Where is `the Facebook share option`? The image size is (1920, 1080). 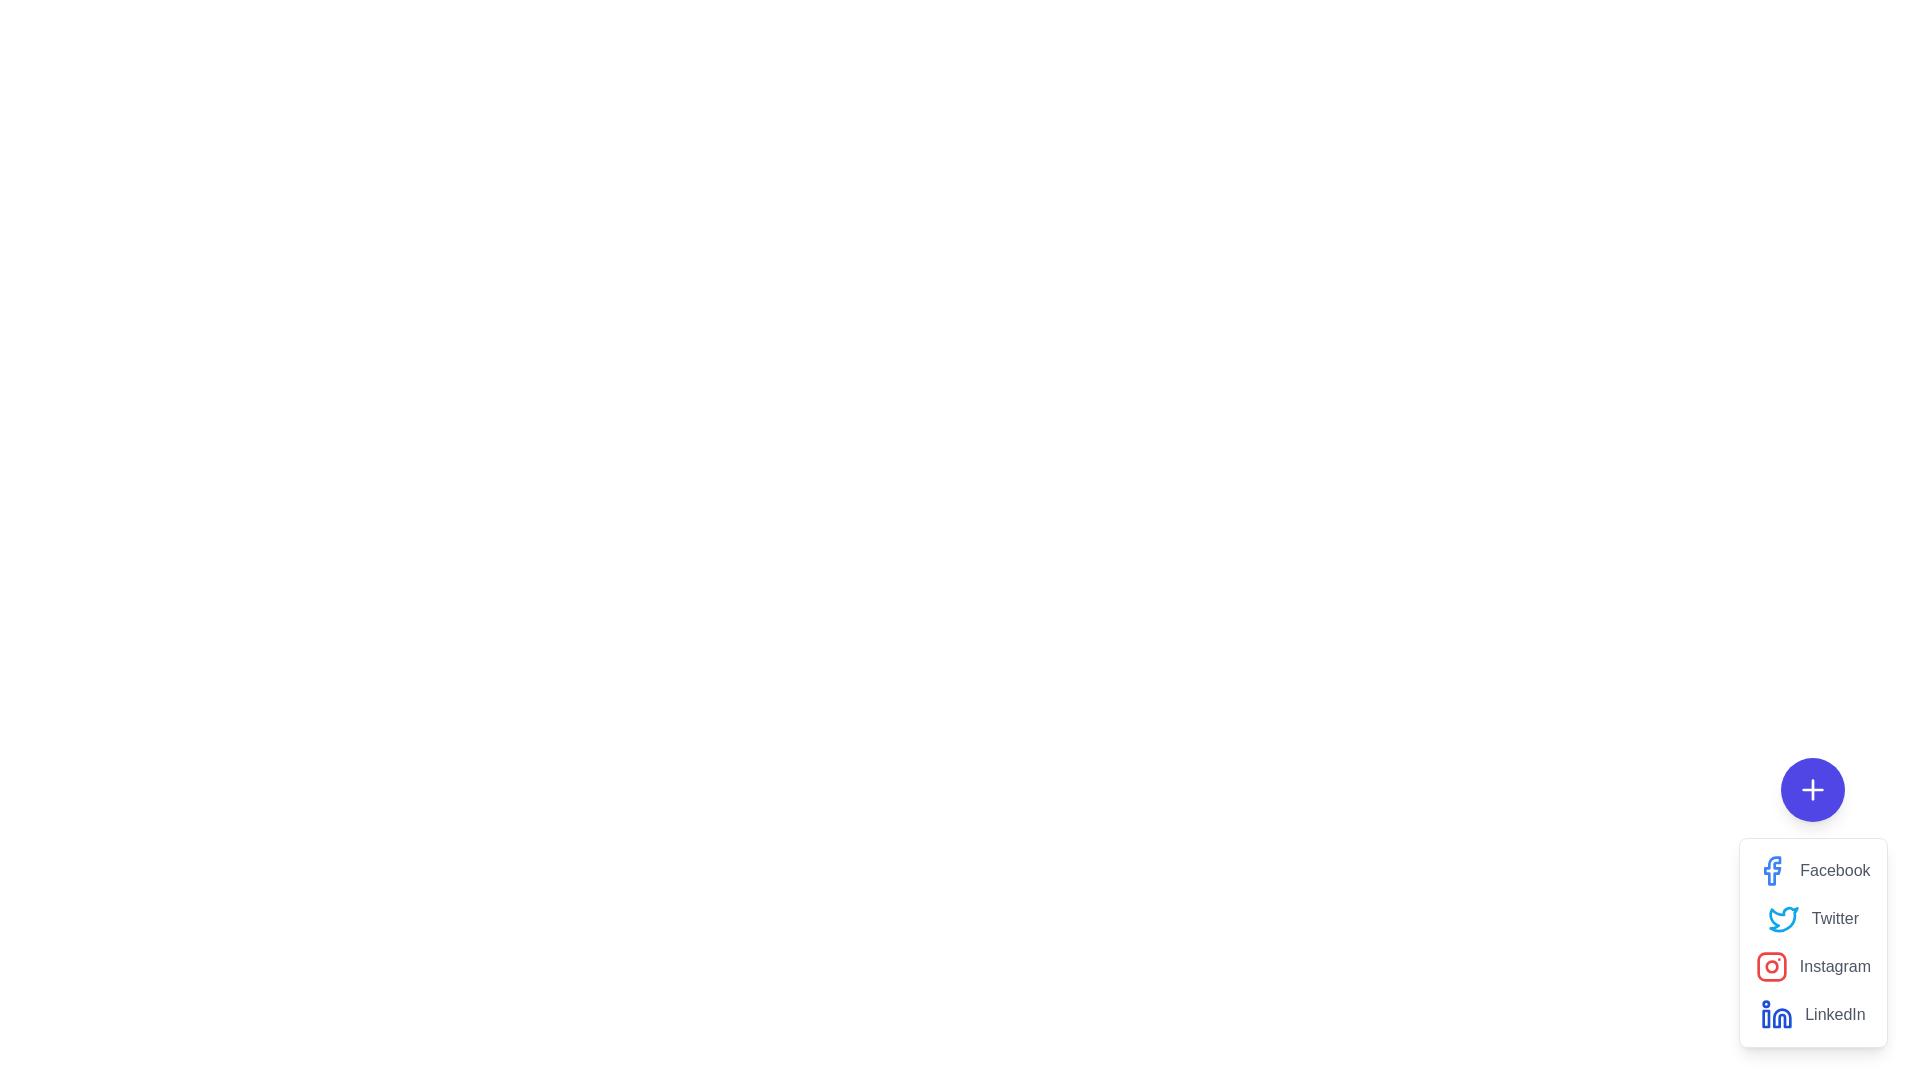 the Facebook share option is located at coordinates (1771, 870).